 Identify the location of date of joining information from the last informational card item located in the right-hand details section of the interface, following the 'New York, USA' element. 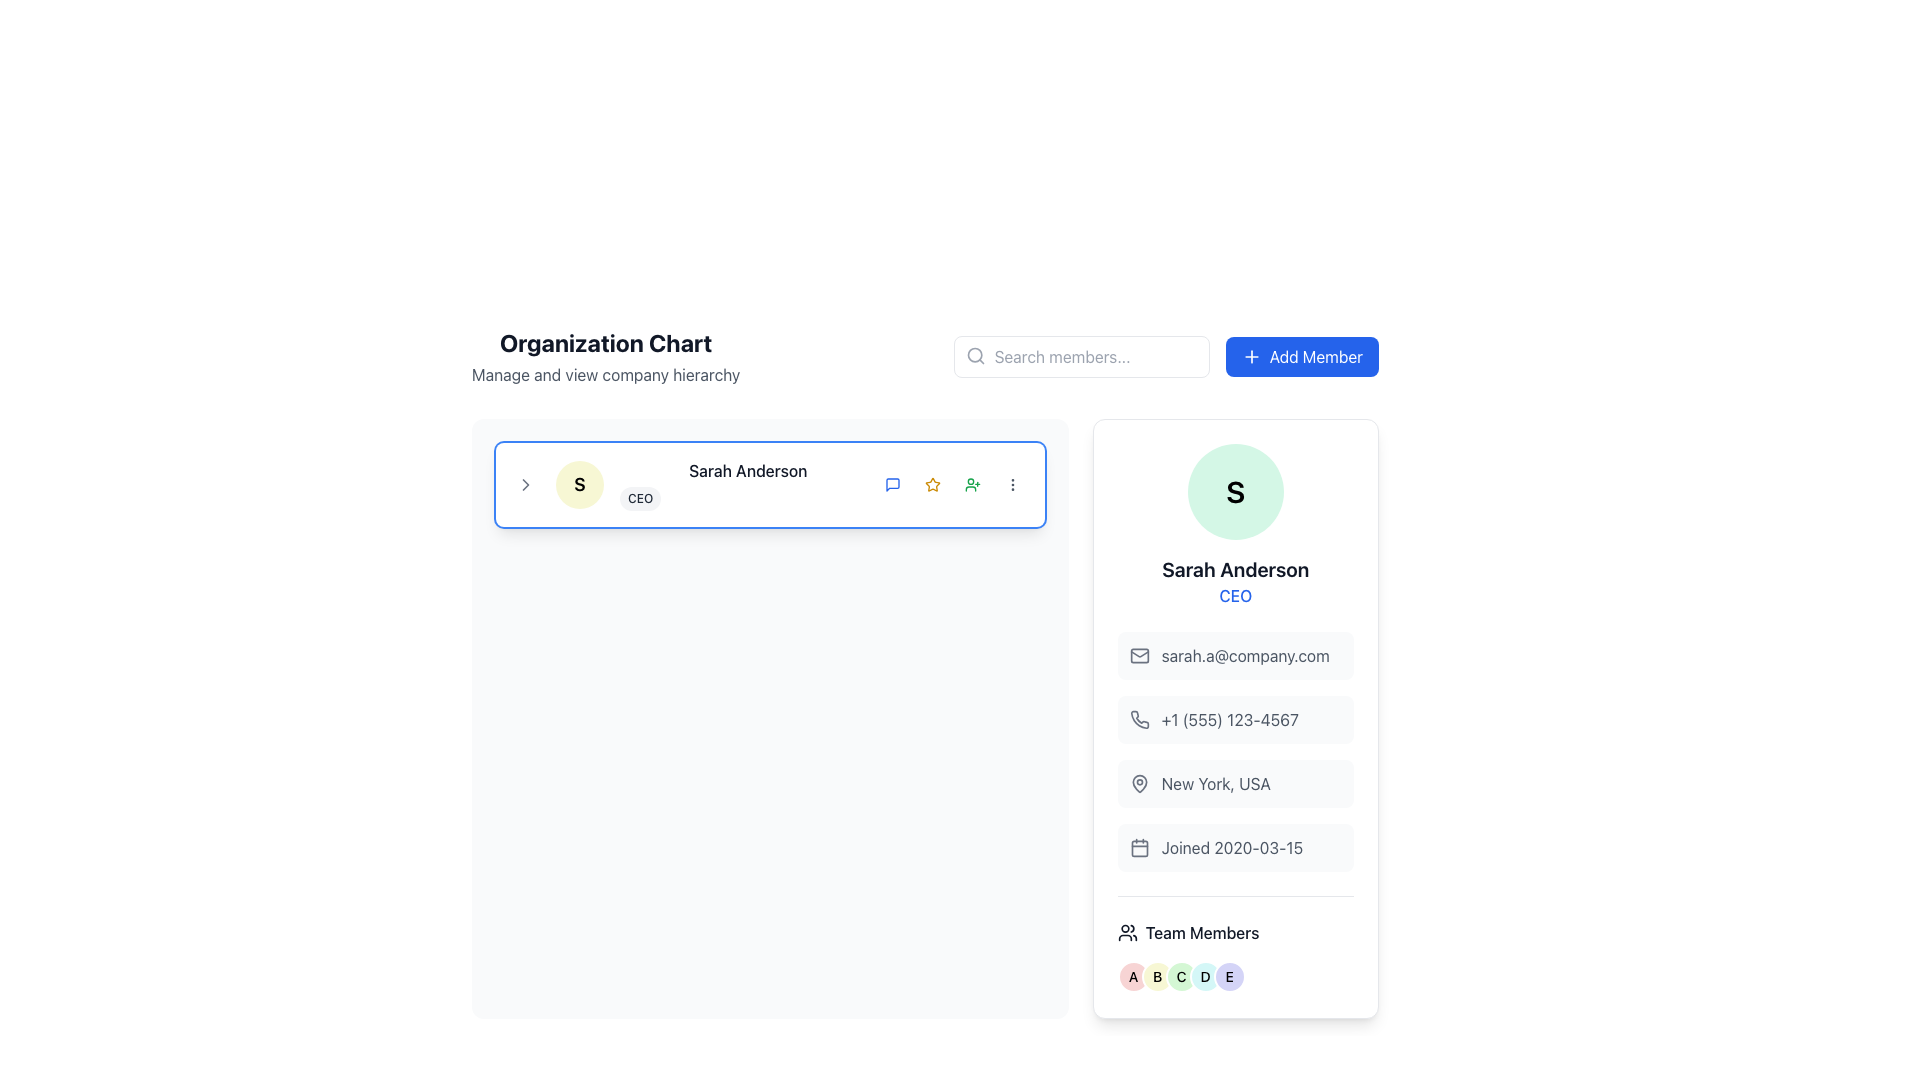
(1234, 848).